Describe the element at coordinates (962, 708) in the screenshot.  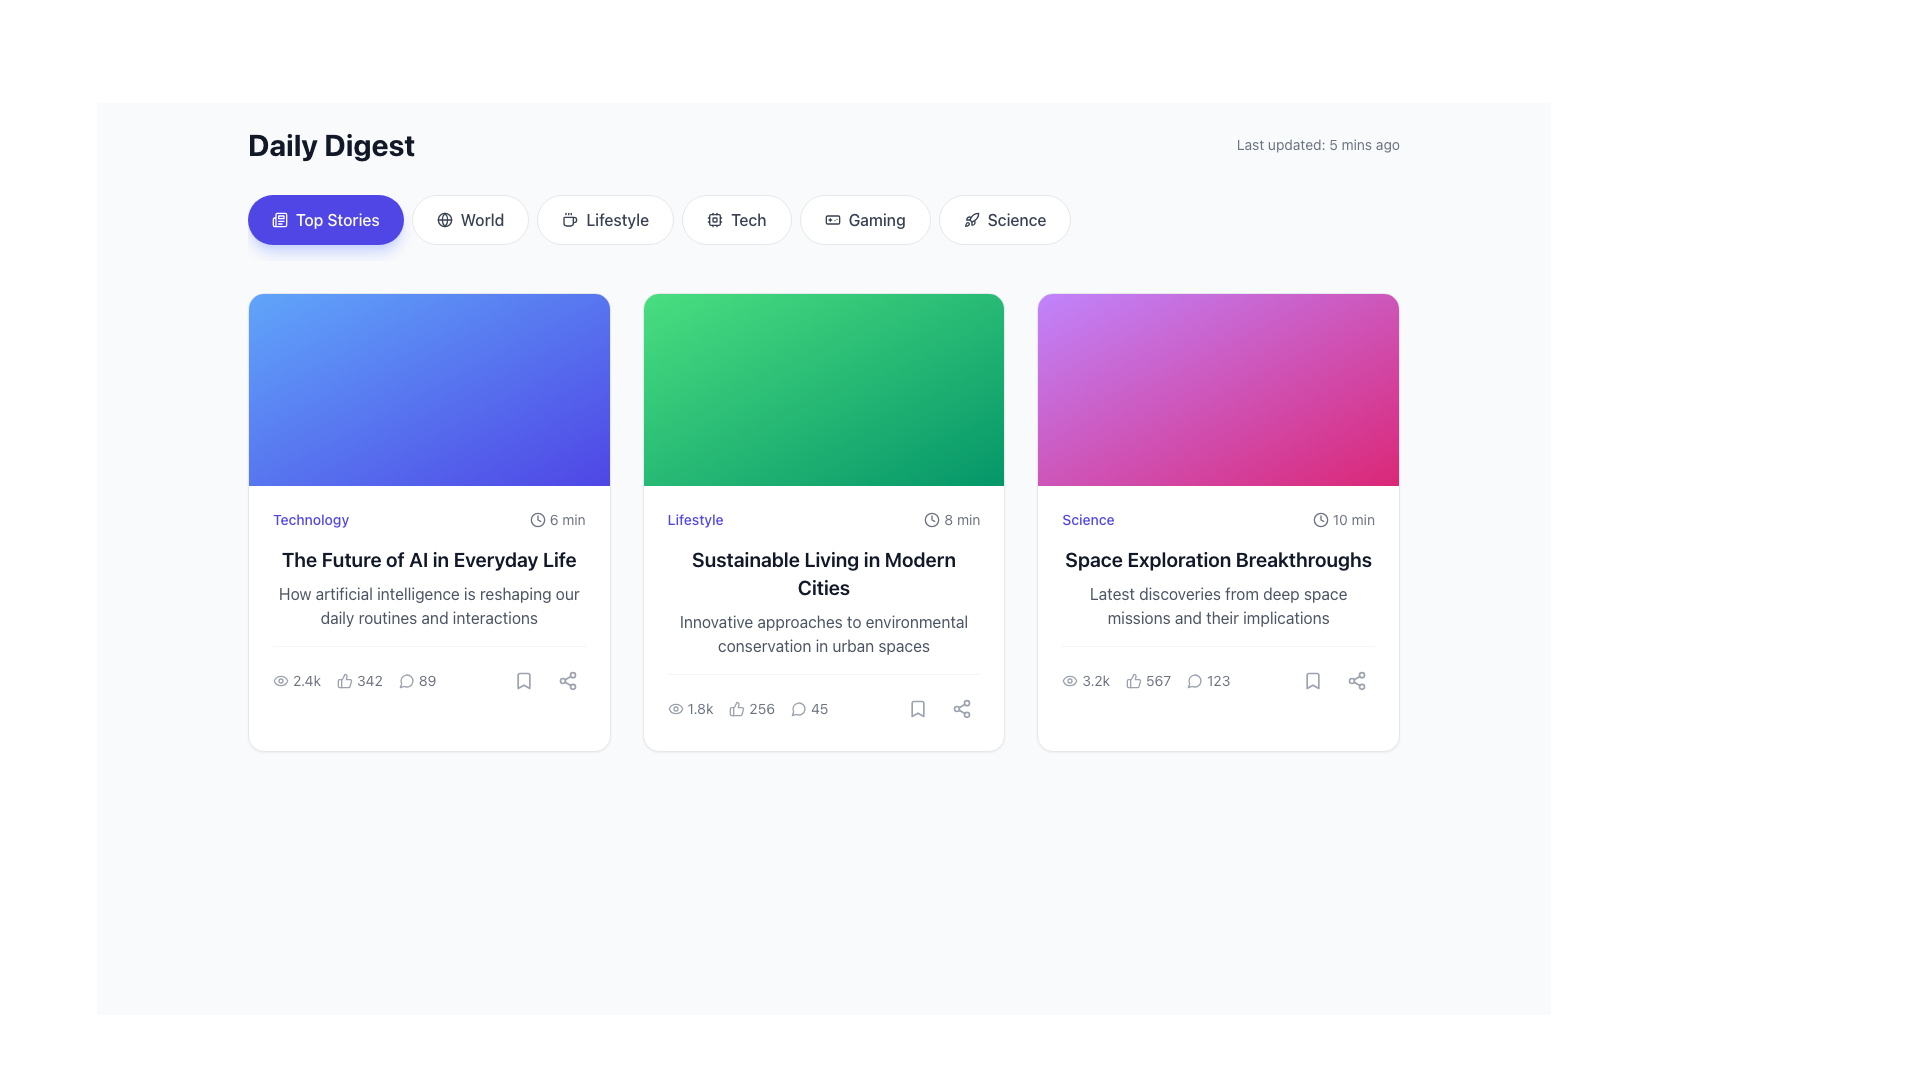
I see `the Icon button featuring three circles connected by two lines at the bottom-right corner of the third card` at that location.